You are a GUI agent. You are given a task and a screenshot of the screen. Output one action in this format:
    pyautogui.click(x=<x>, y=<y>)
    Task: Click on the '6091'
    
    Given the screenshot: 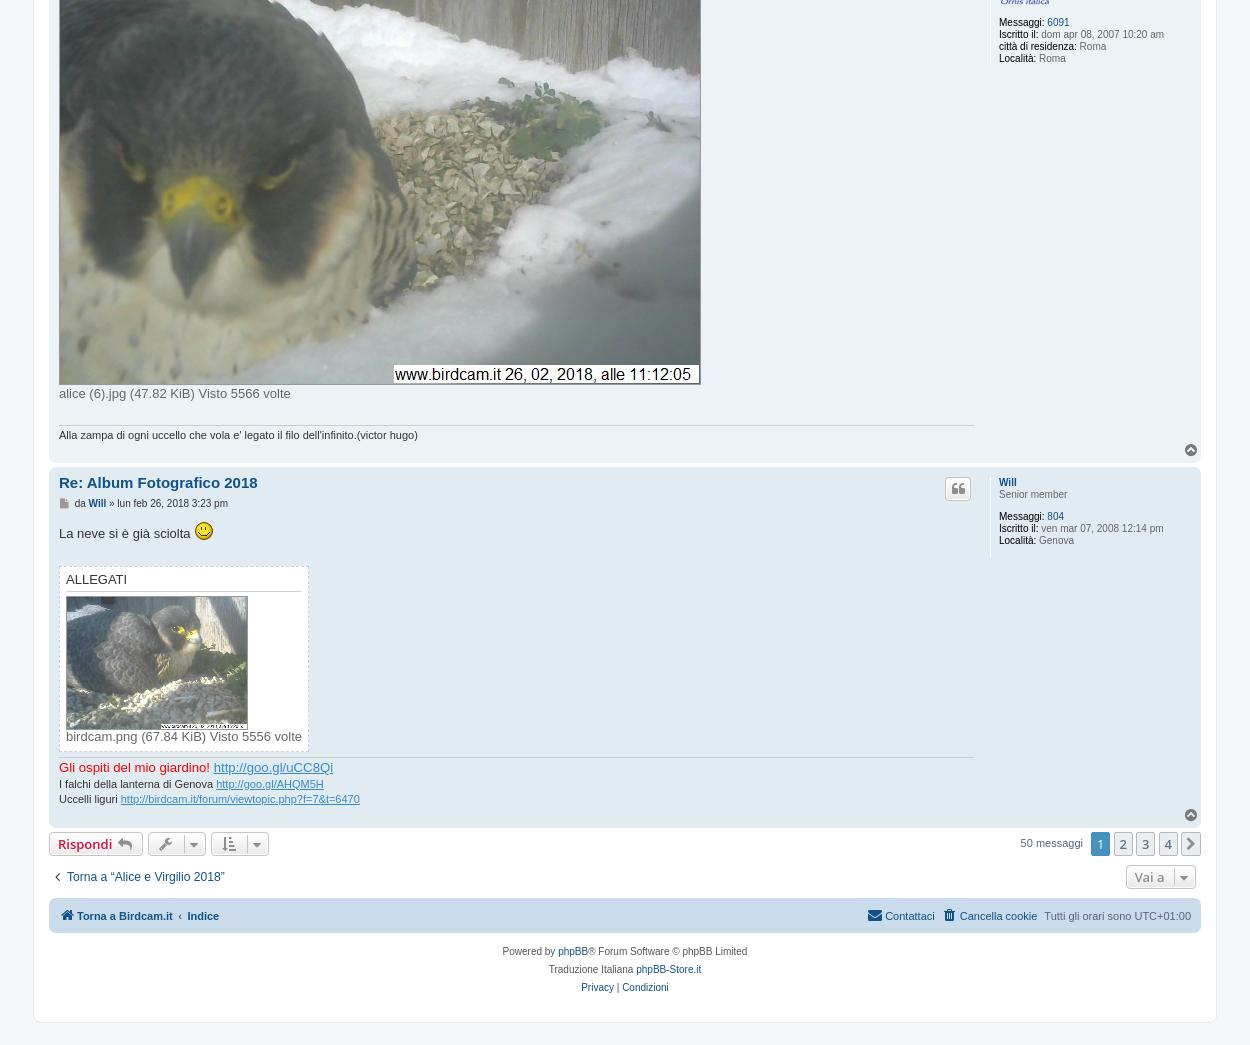 What is the action you would take?
    pyautogui.click(x=1058, y=20)
    